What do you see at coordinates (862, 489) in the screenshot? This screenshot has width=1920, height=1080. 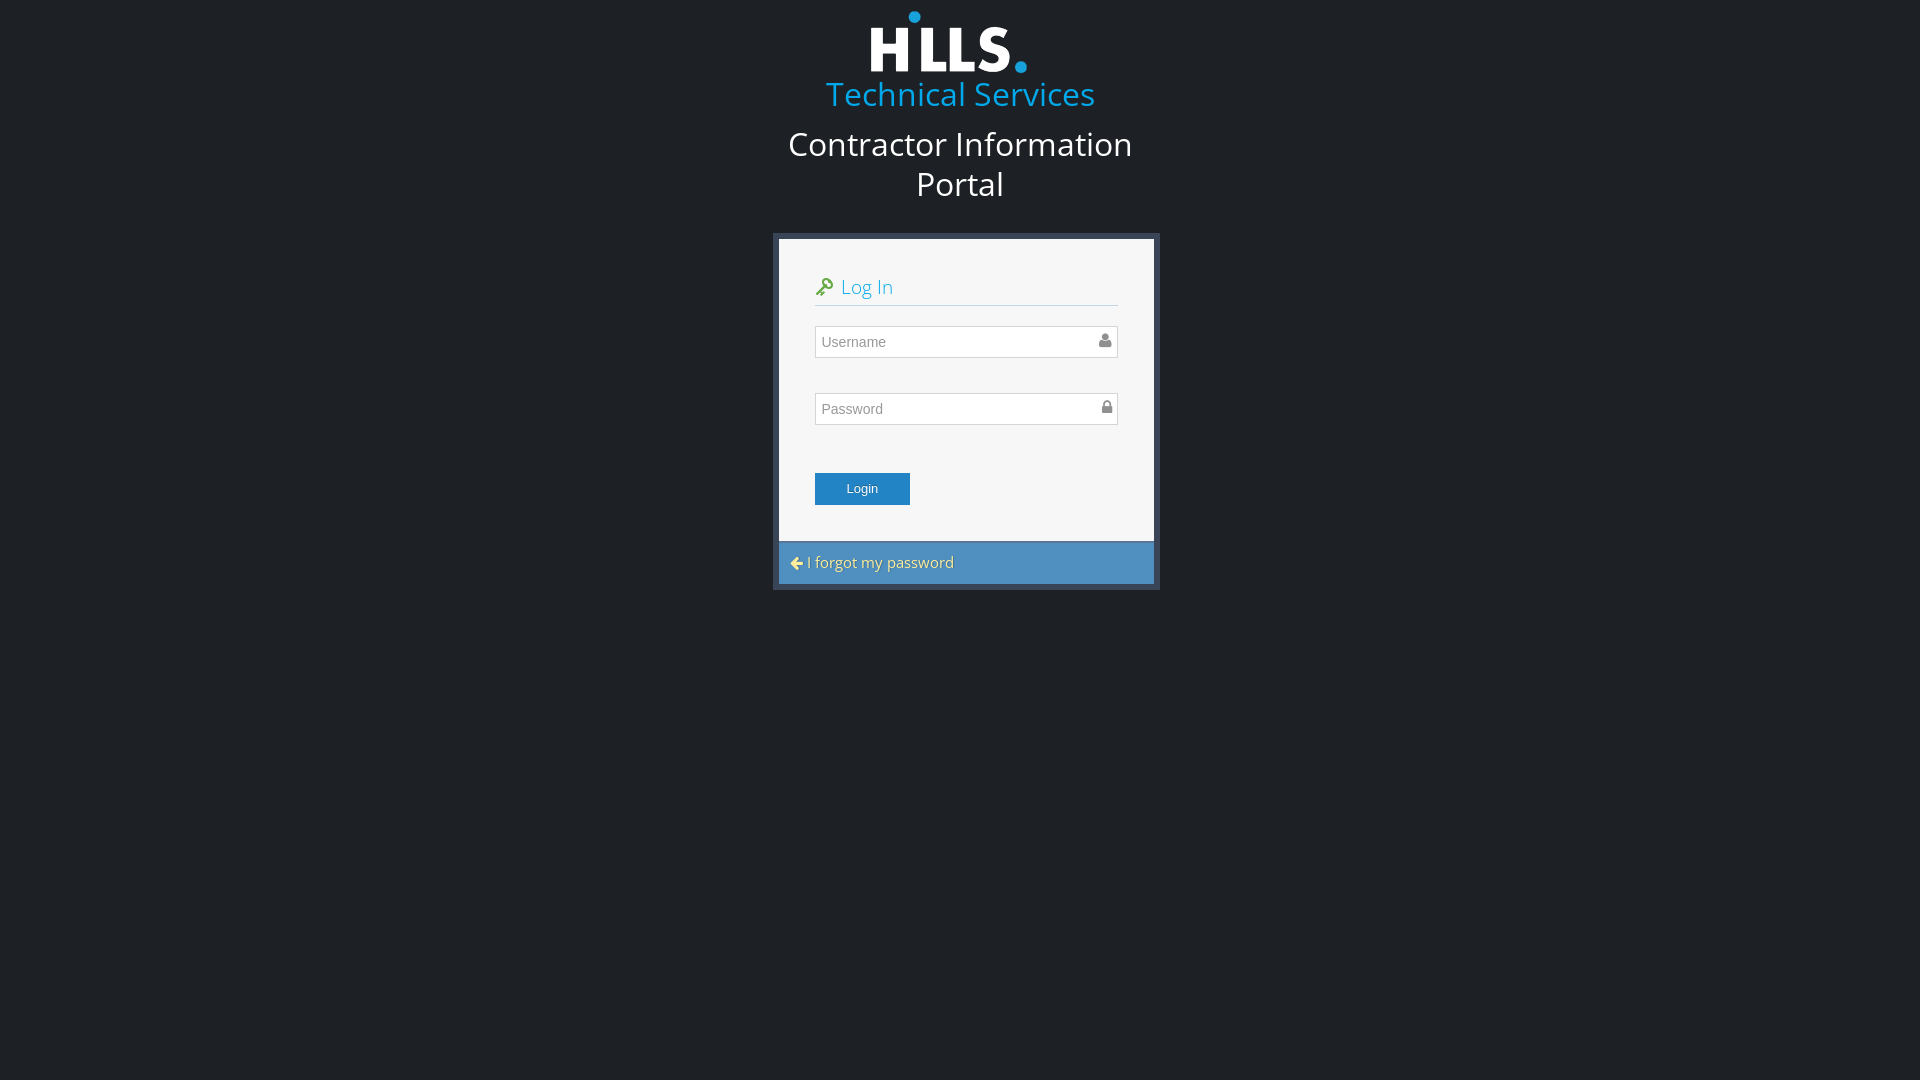 I see `'Login'` at bounding box center [862, 489].